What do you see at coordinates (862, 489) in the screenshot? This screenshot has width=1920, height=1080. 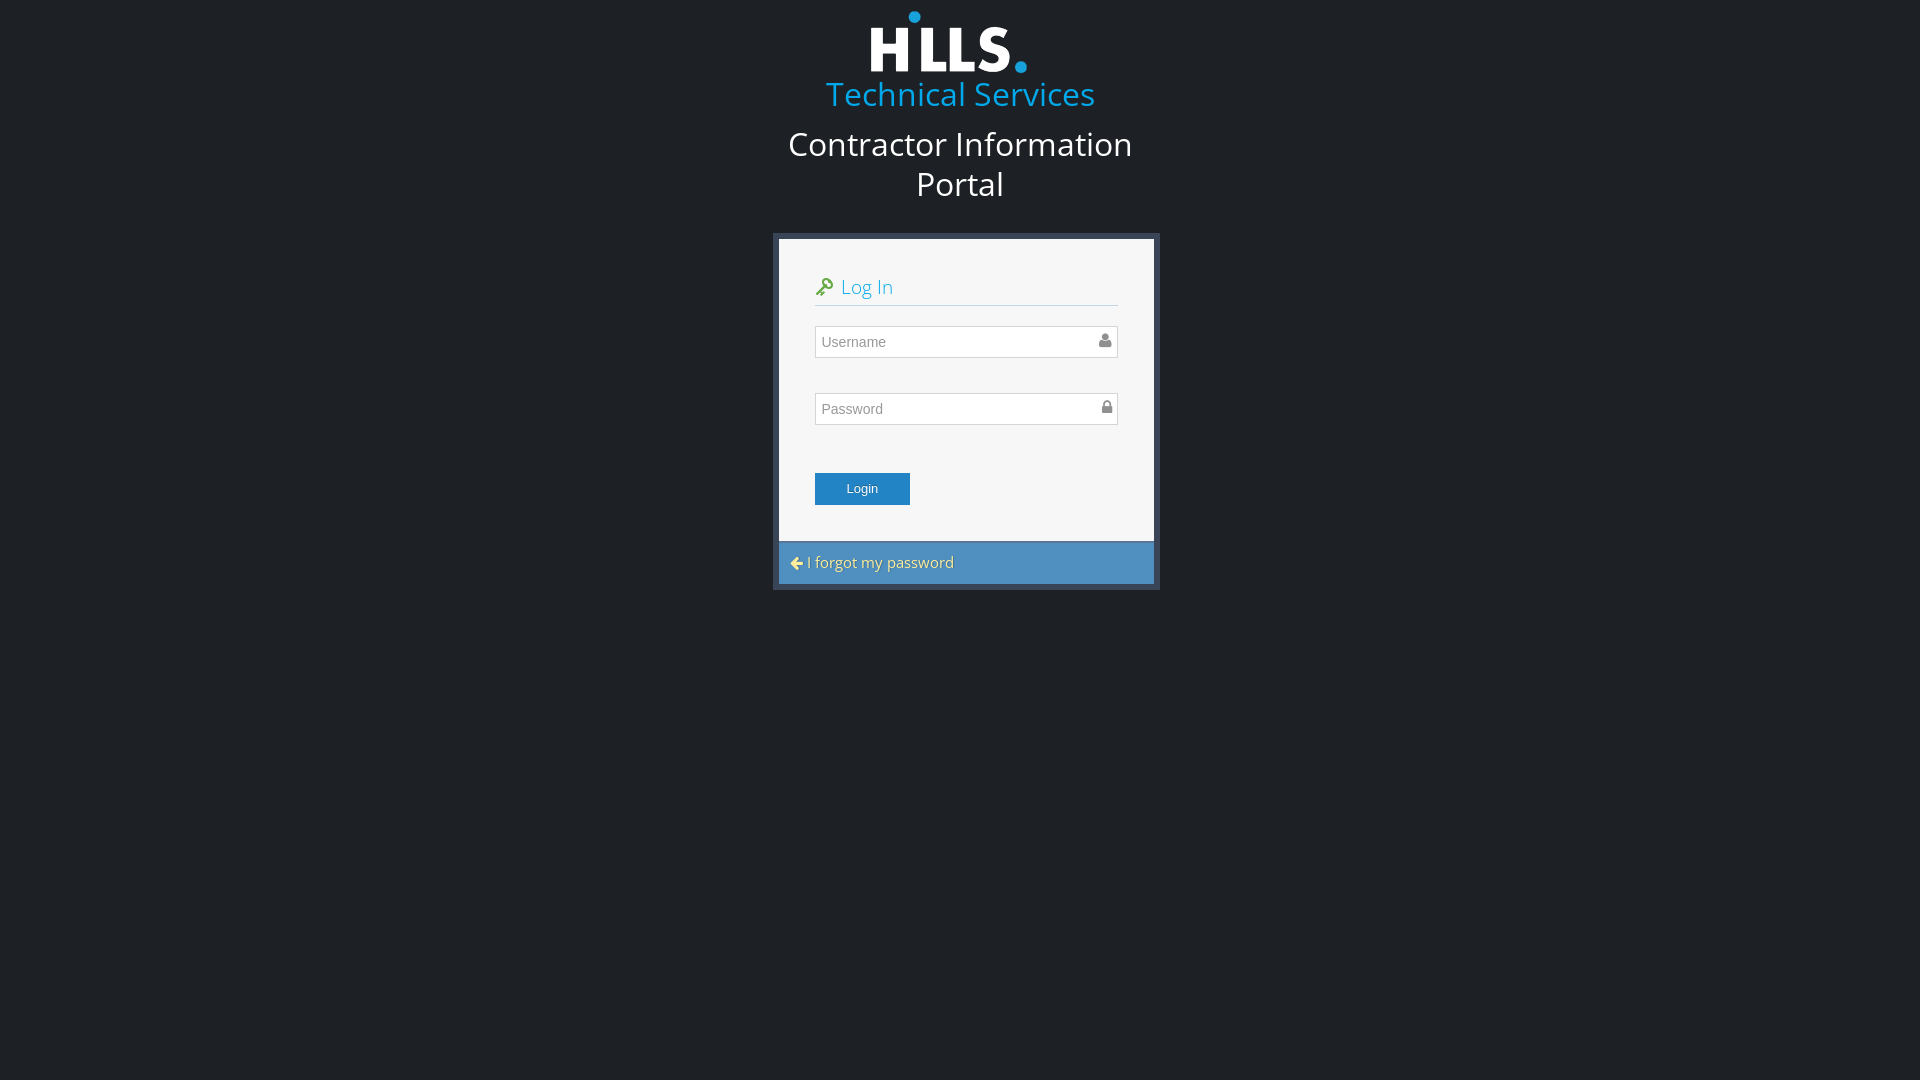 I see `'Login'` at bounding box center [862, 489].